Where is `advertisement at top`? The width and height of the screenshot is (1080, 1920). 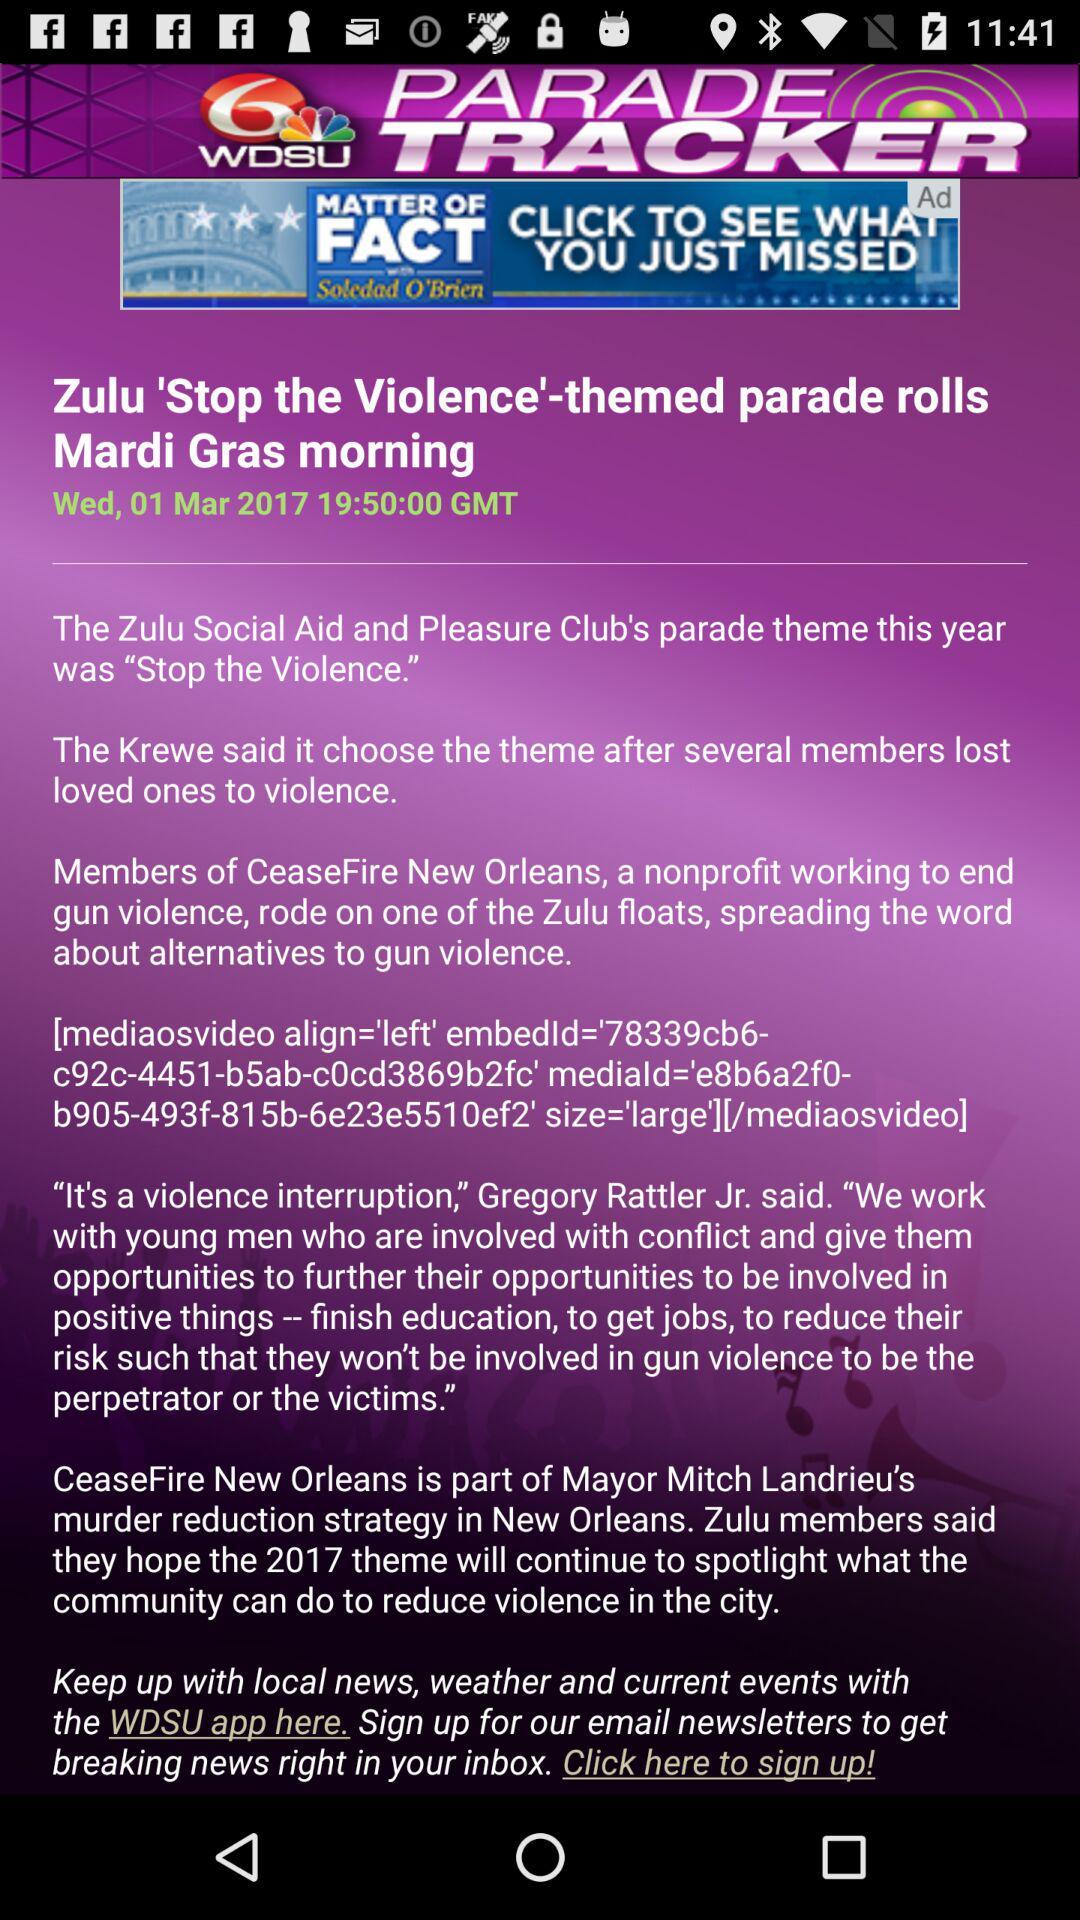 advertisement at top is located at coordinates (540, 243).